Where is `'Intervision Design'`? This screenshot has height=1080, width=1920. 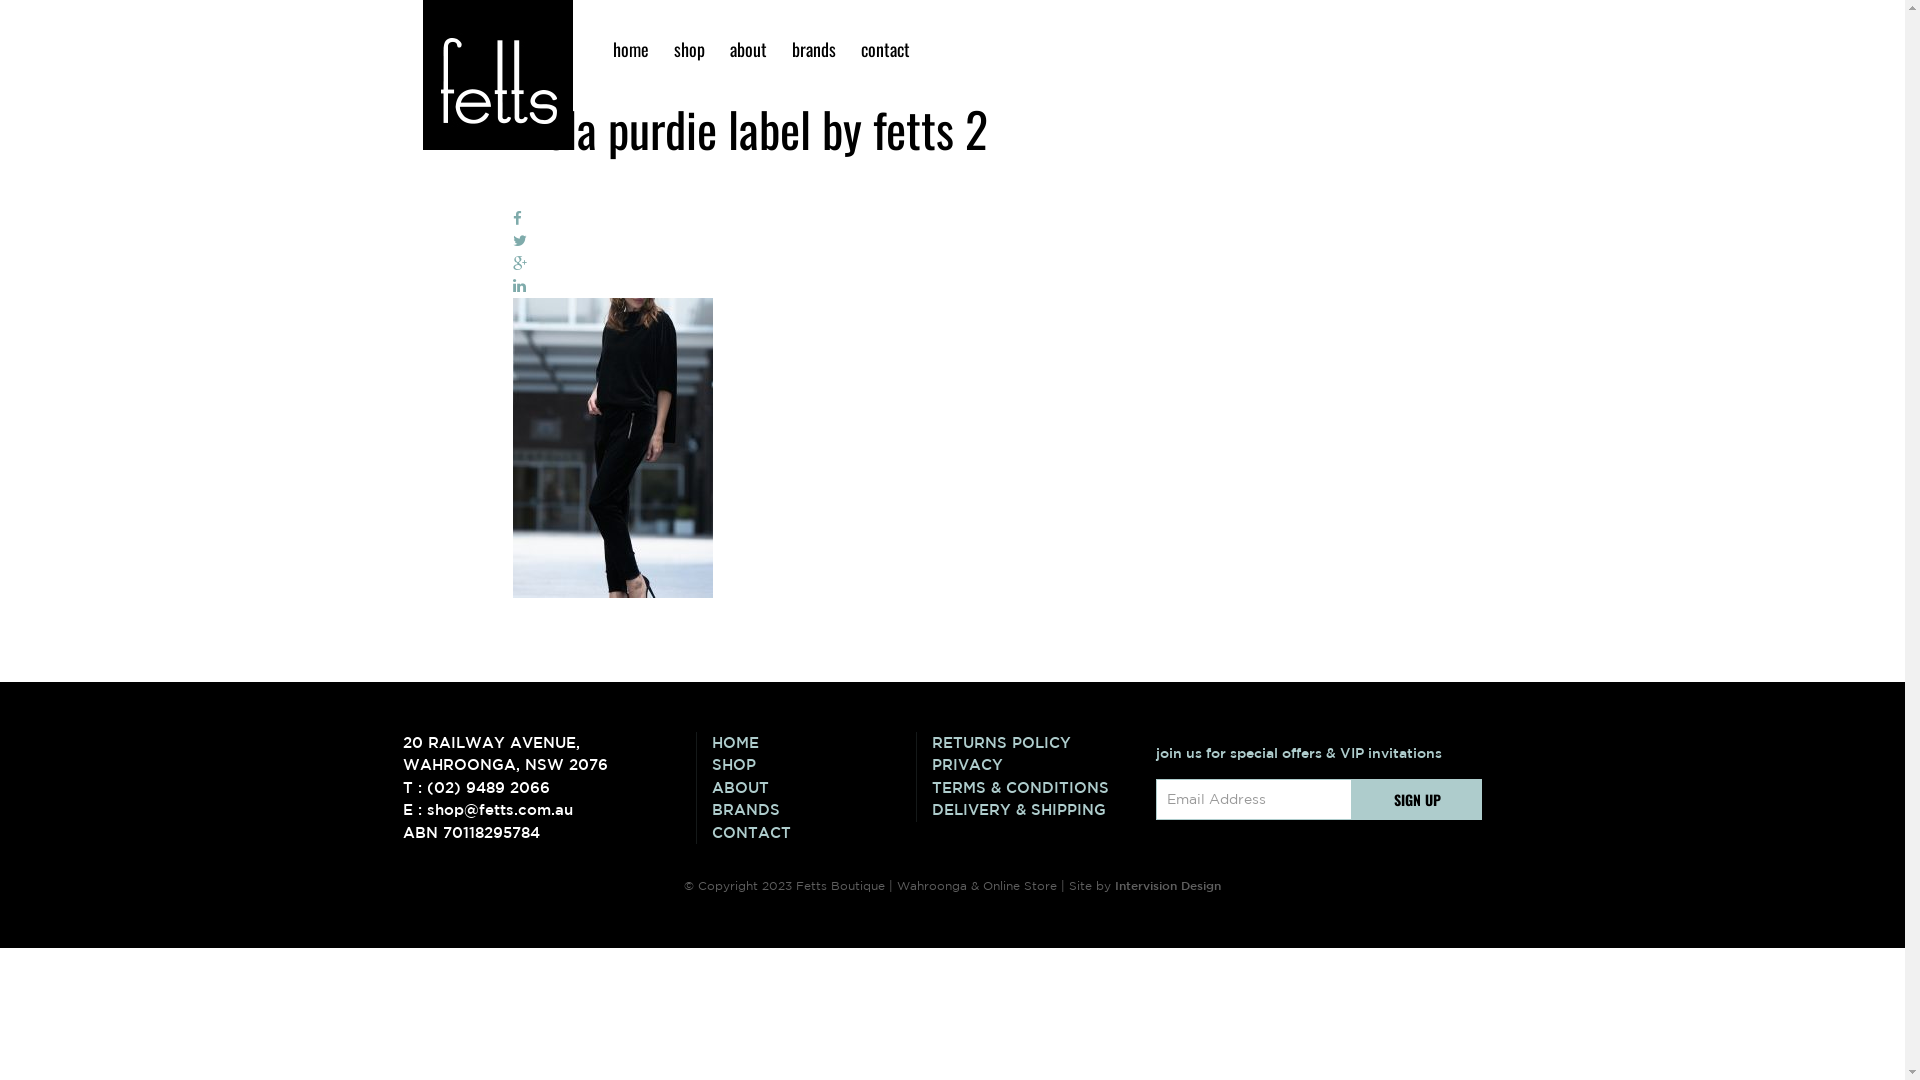 'Intervision Design' is located at coordinates (1167, 883).